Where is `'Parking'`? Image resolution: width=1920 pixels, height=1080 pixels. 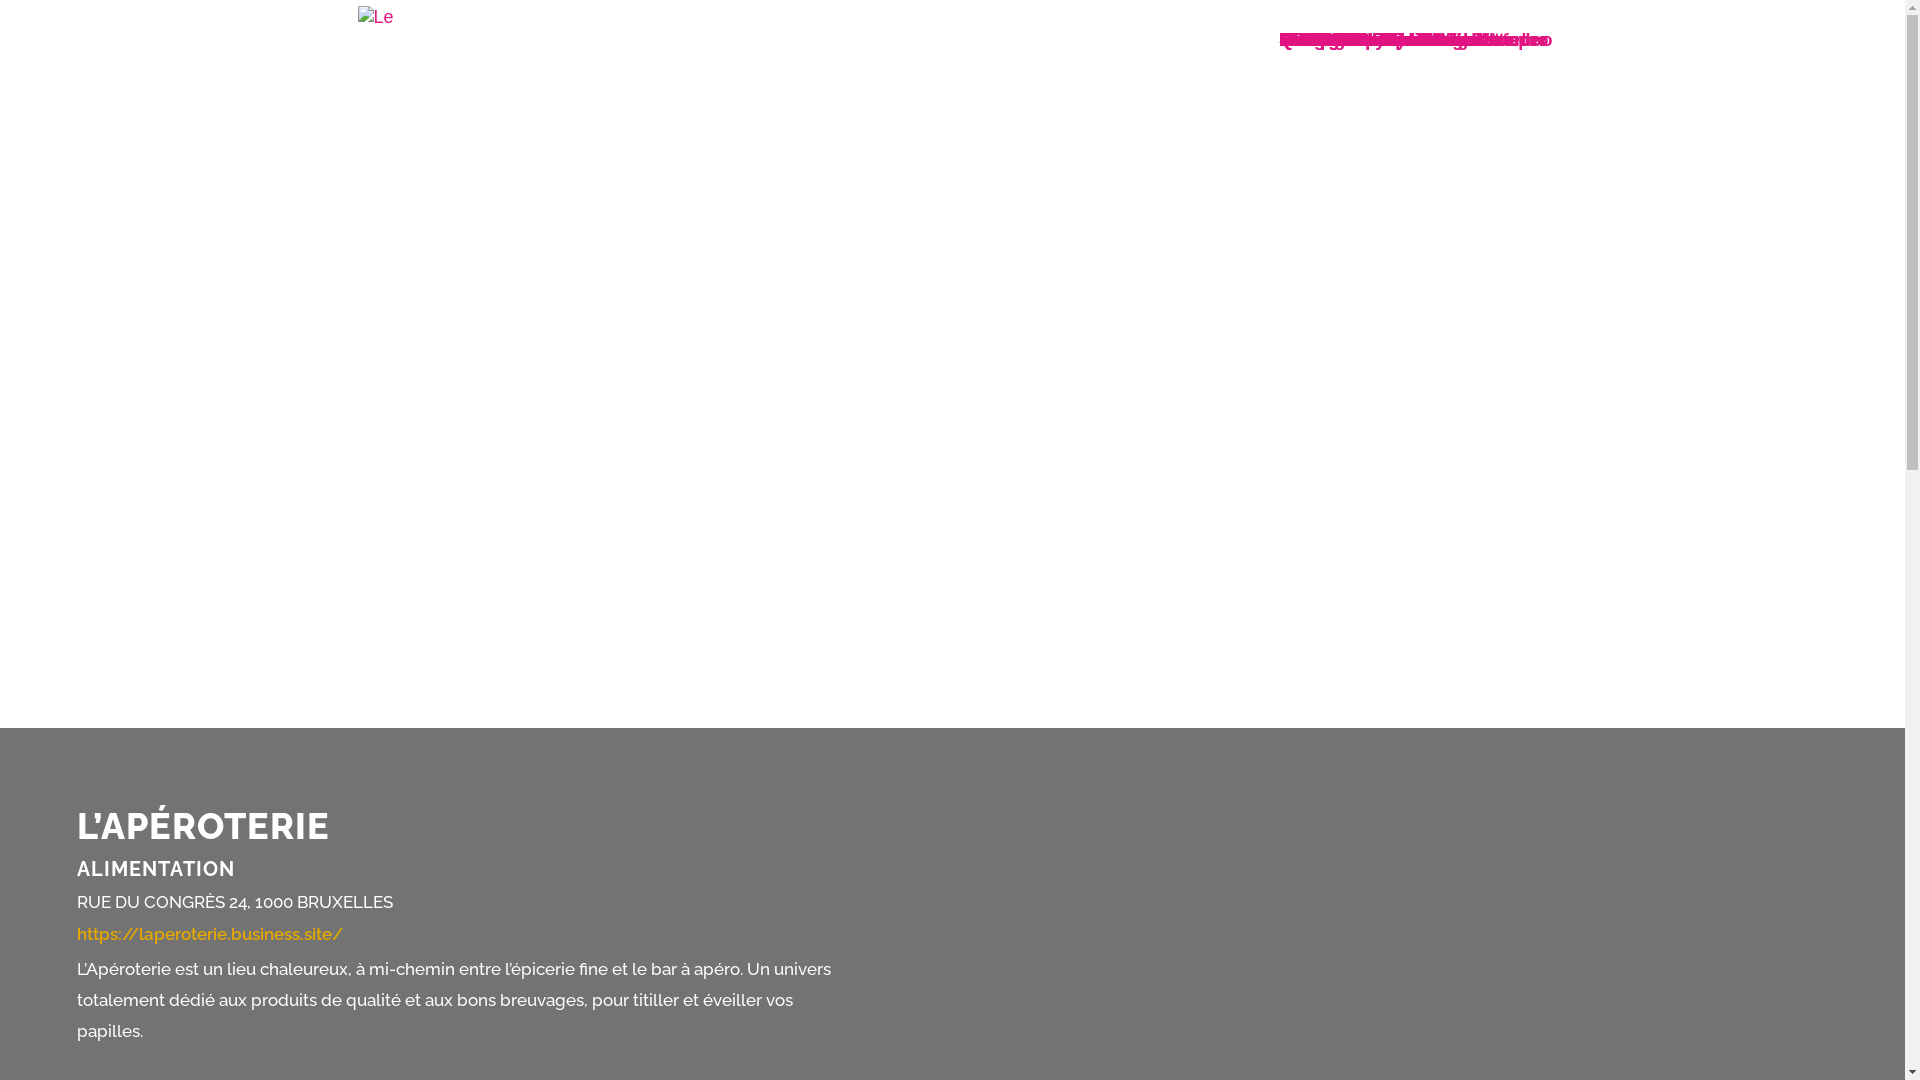 'Parking' is located at coordinates (1277, 39).